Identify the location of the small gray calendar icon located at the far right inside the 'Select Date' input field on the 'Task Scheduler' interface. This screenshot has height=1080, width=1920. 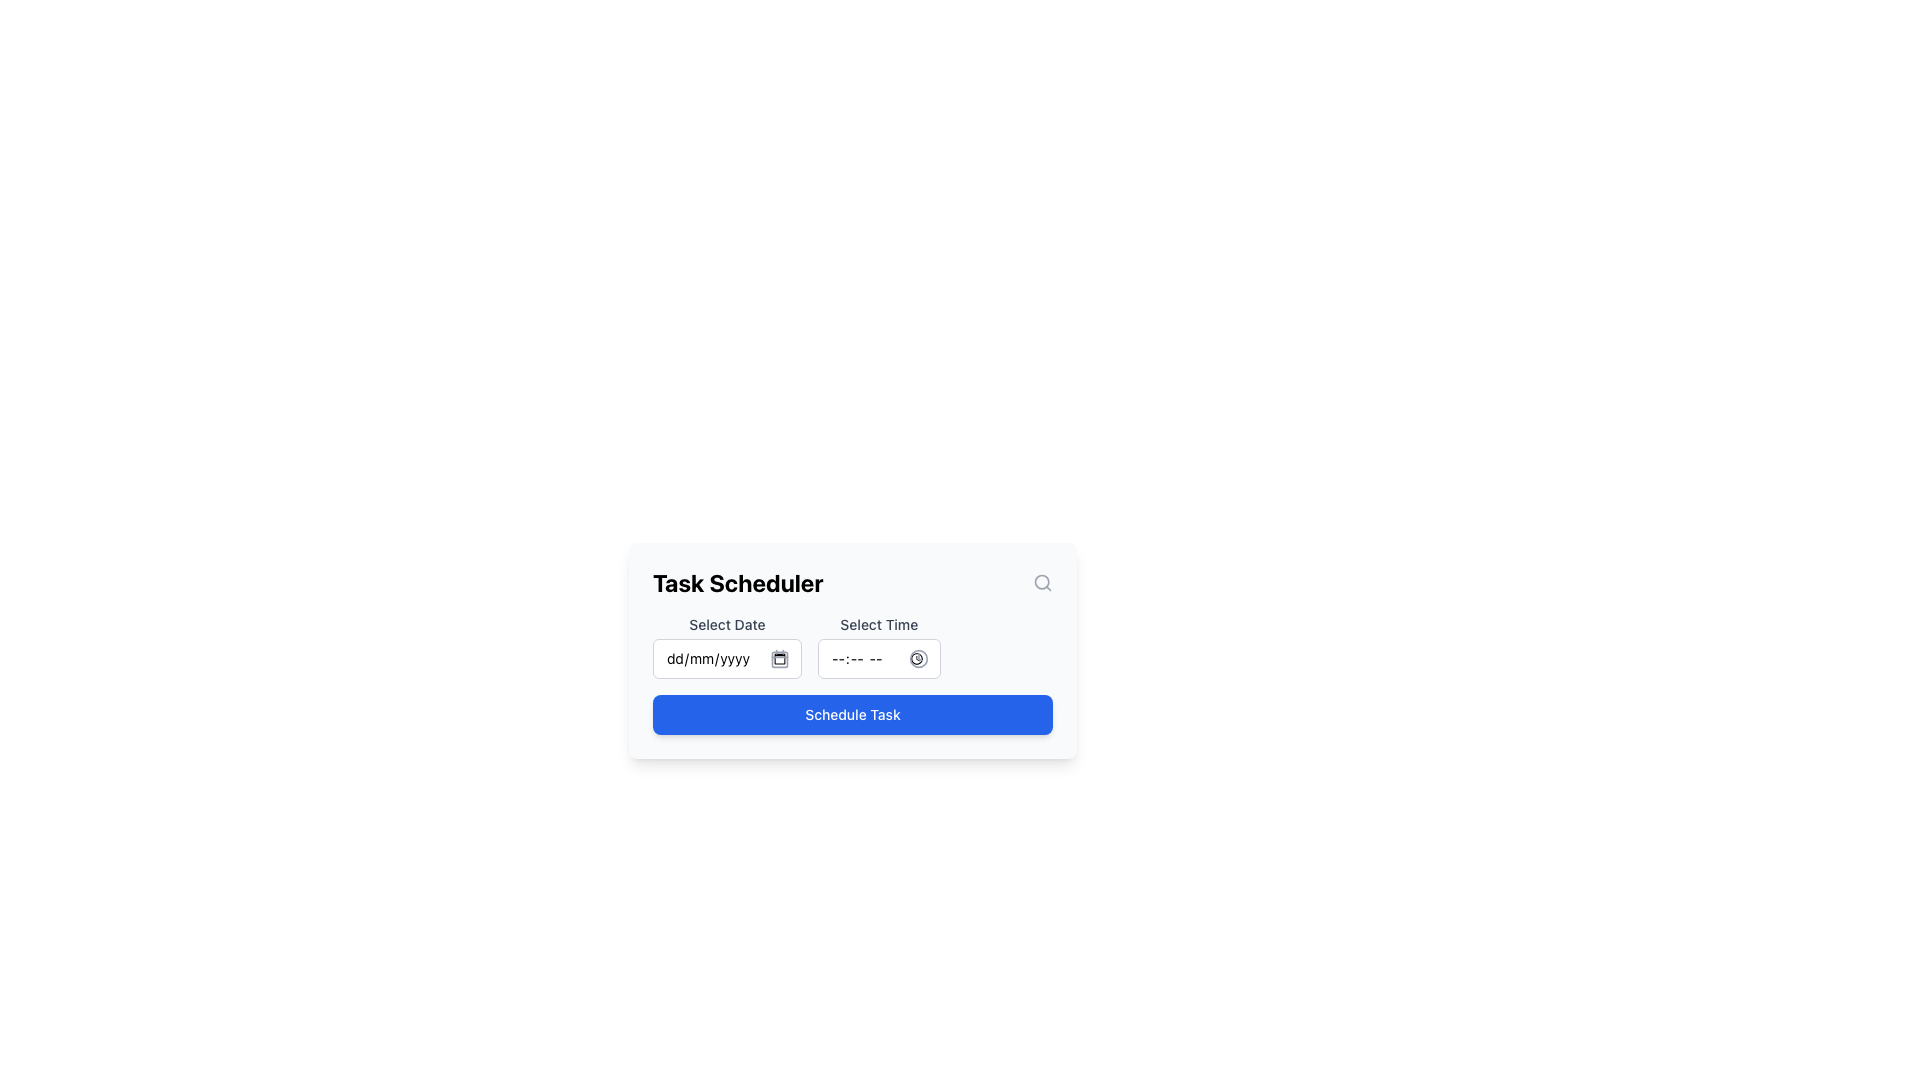
(778, 659).